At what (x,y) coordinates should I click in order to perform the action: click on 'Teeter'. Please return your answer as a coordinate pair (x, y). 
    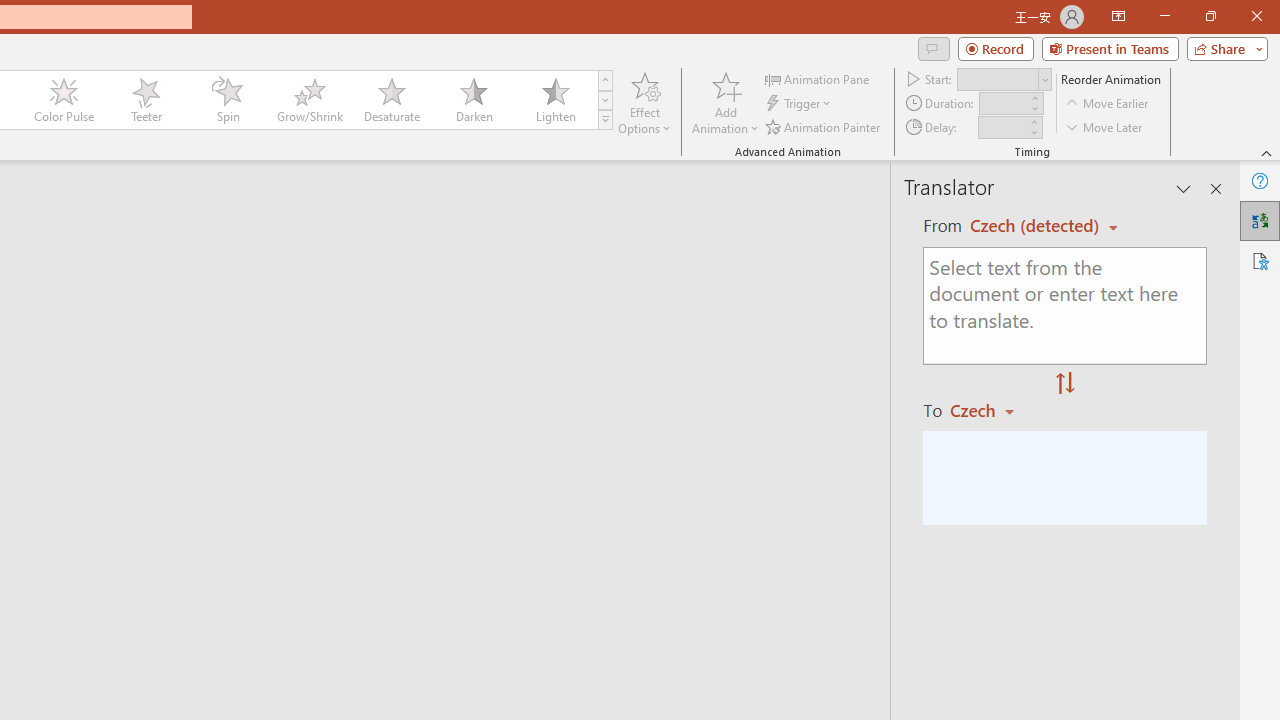
    Looking at the image, I should click on (144, 100).